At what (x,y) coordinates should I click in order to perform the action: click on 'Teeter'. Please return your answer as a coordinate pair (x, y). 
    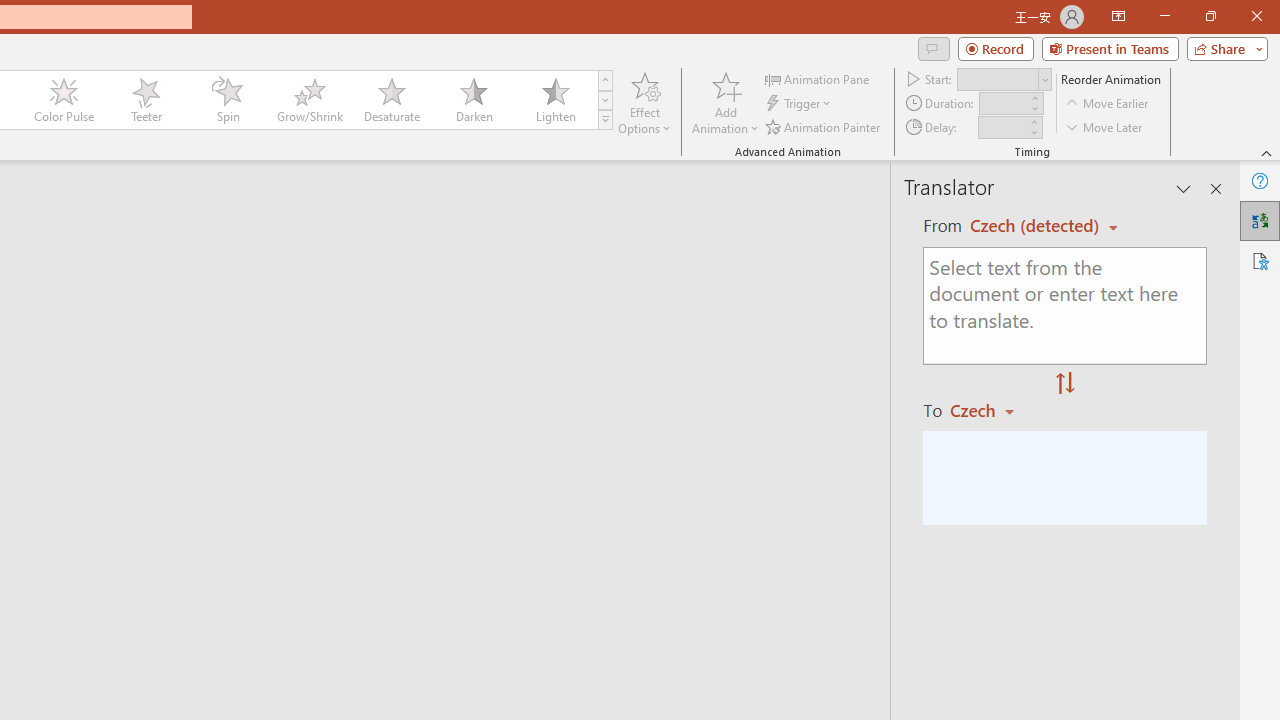
    Looking at the image, I should click on (144, 100).